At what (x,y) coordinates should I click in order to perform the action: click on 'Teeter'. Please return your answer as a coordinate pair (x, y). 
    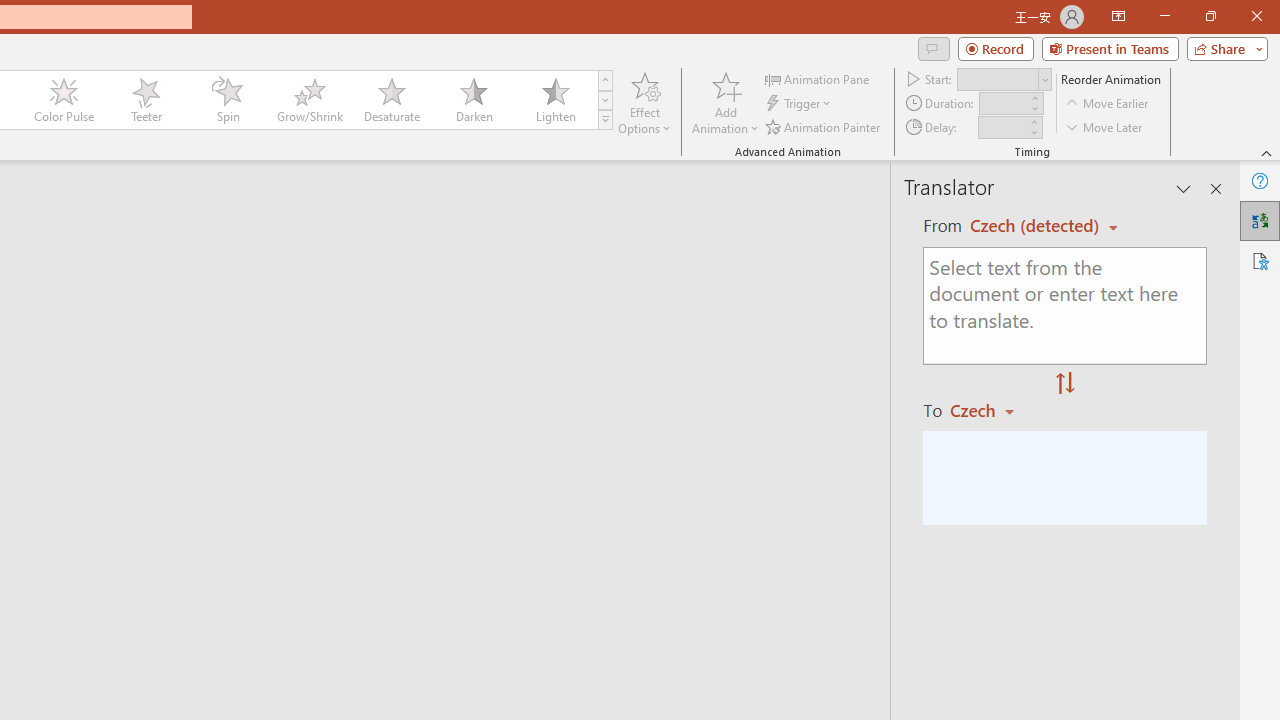
    Looking at the image, I should click on (144, 100).